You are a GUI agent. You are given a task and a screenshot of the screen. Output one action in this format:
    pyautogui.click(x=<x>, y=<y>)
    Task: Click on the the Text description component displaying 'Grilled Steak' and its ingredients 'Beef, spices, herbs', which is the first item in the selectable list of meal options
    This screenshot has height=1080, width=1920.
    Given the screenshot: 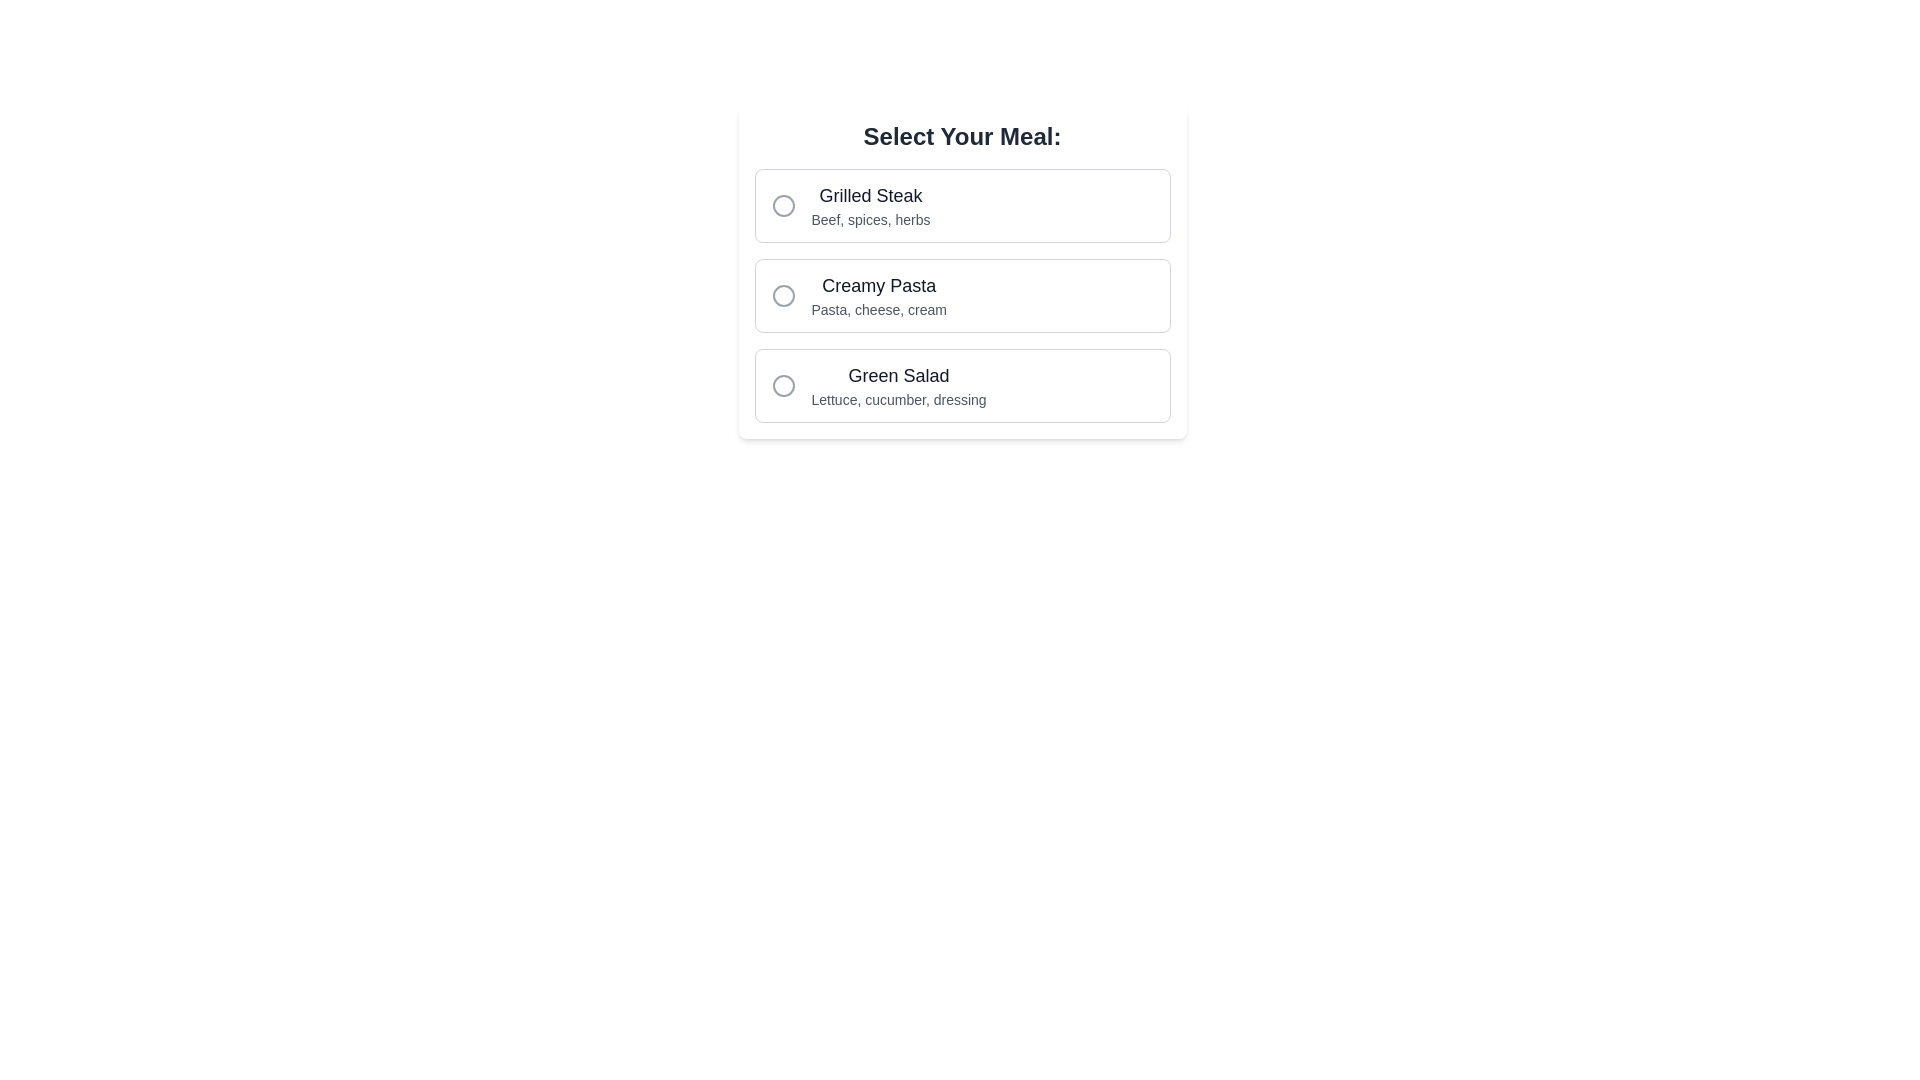 What is the action you would take?
    pyautogui.click(x=871, y=205)
    